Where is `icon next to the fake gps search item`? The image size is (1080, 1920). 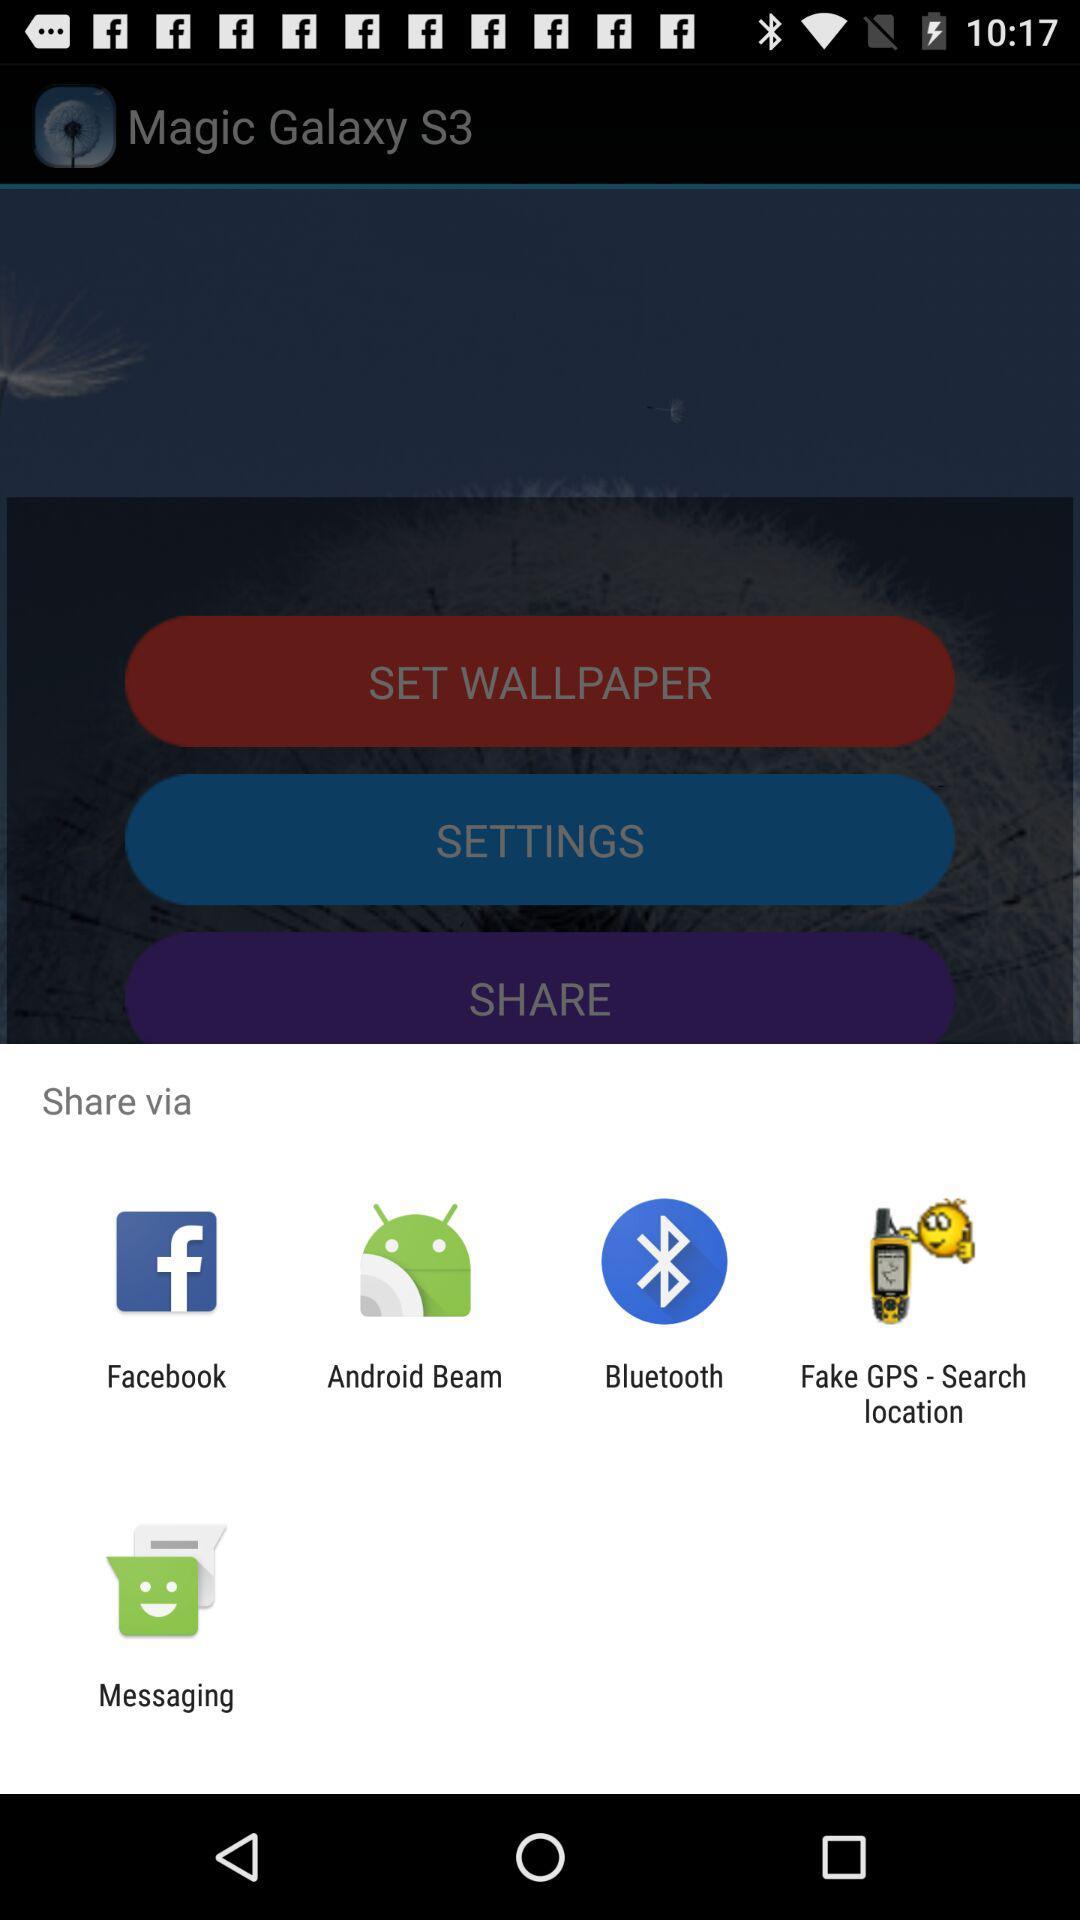
icon next to the fake gps search item is located at coordinates (664, 1392).